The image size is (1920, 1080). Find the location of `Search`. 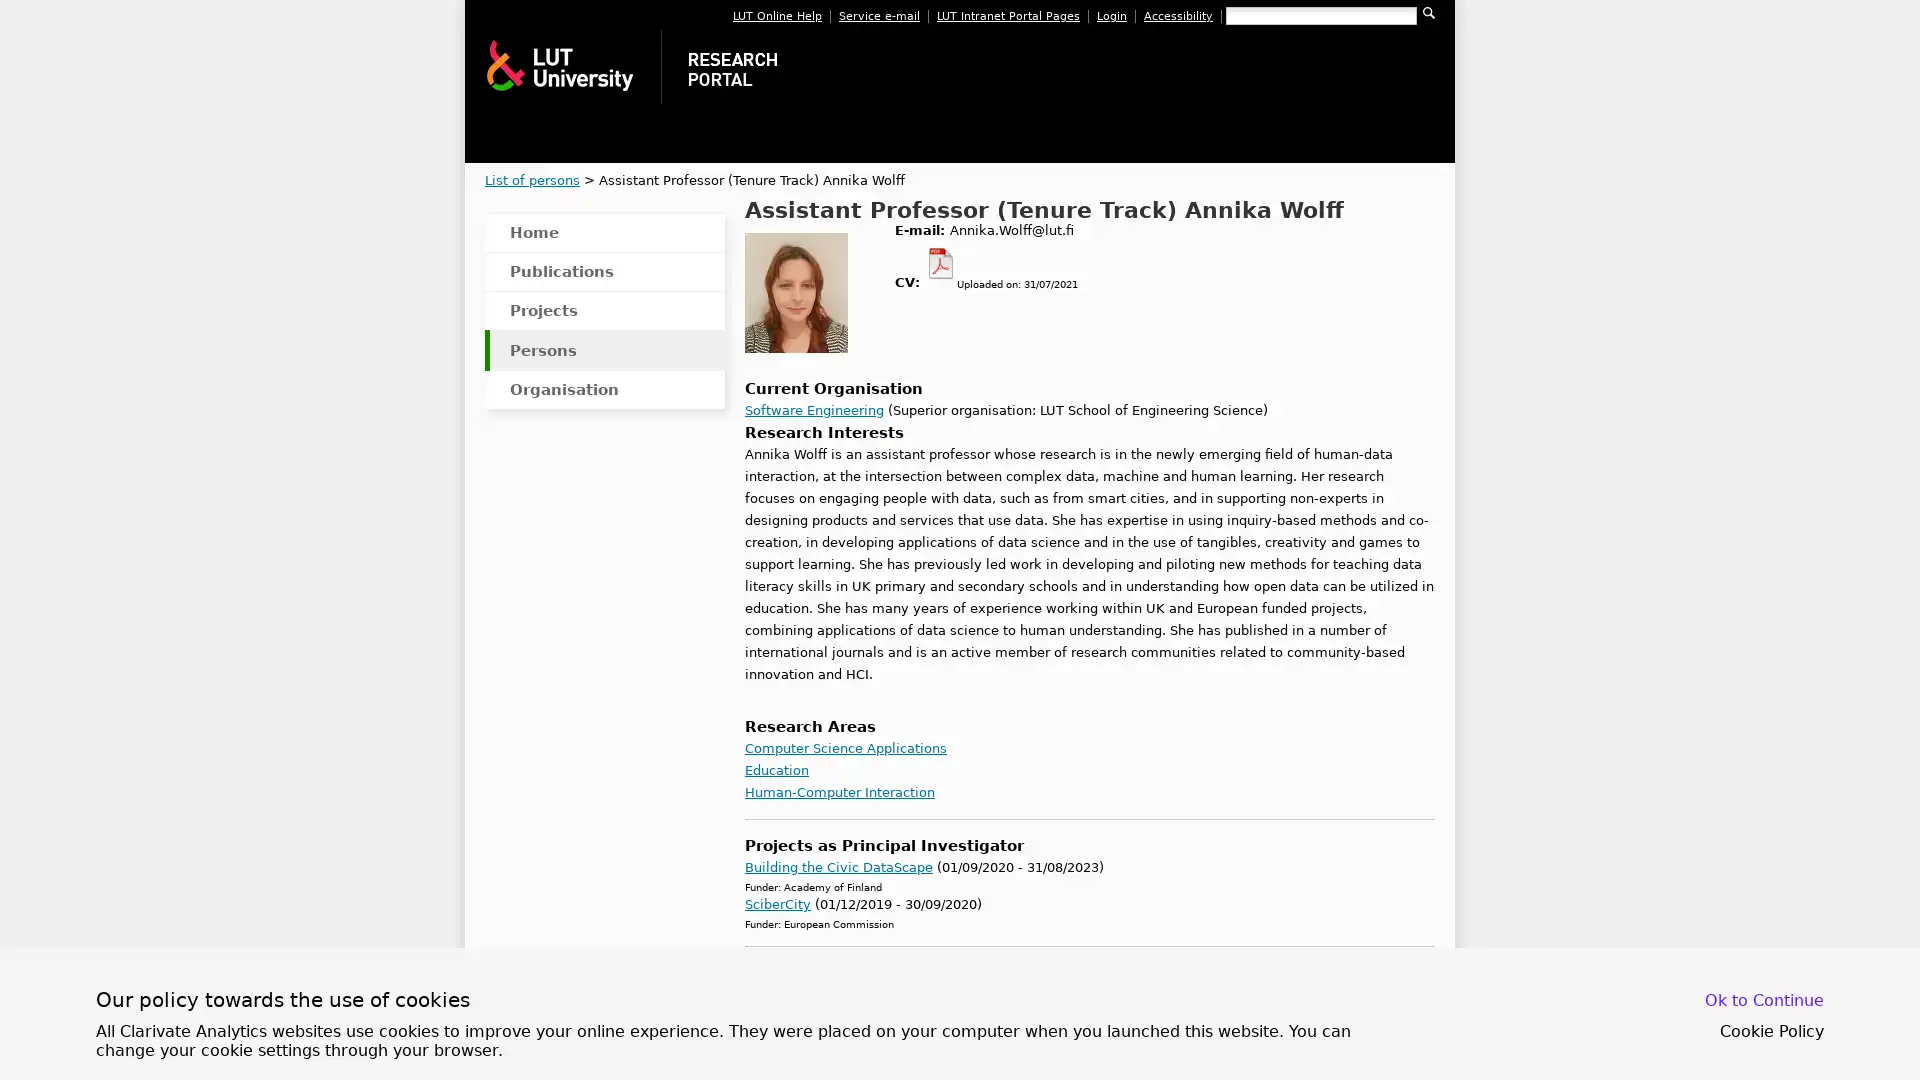

Search is located at coordinates (1428, 12).